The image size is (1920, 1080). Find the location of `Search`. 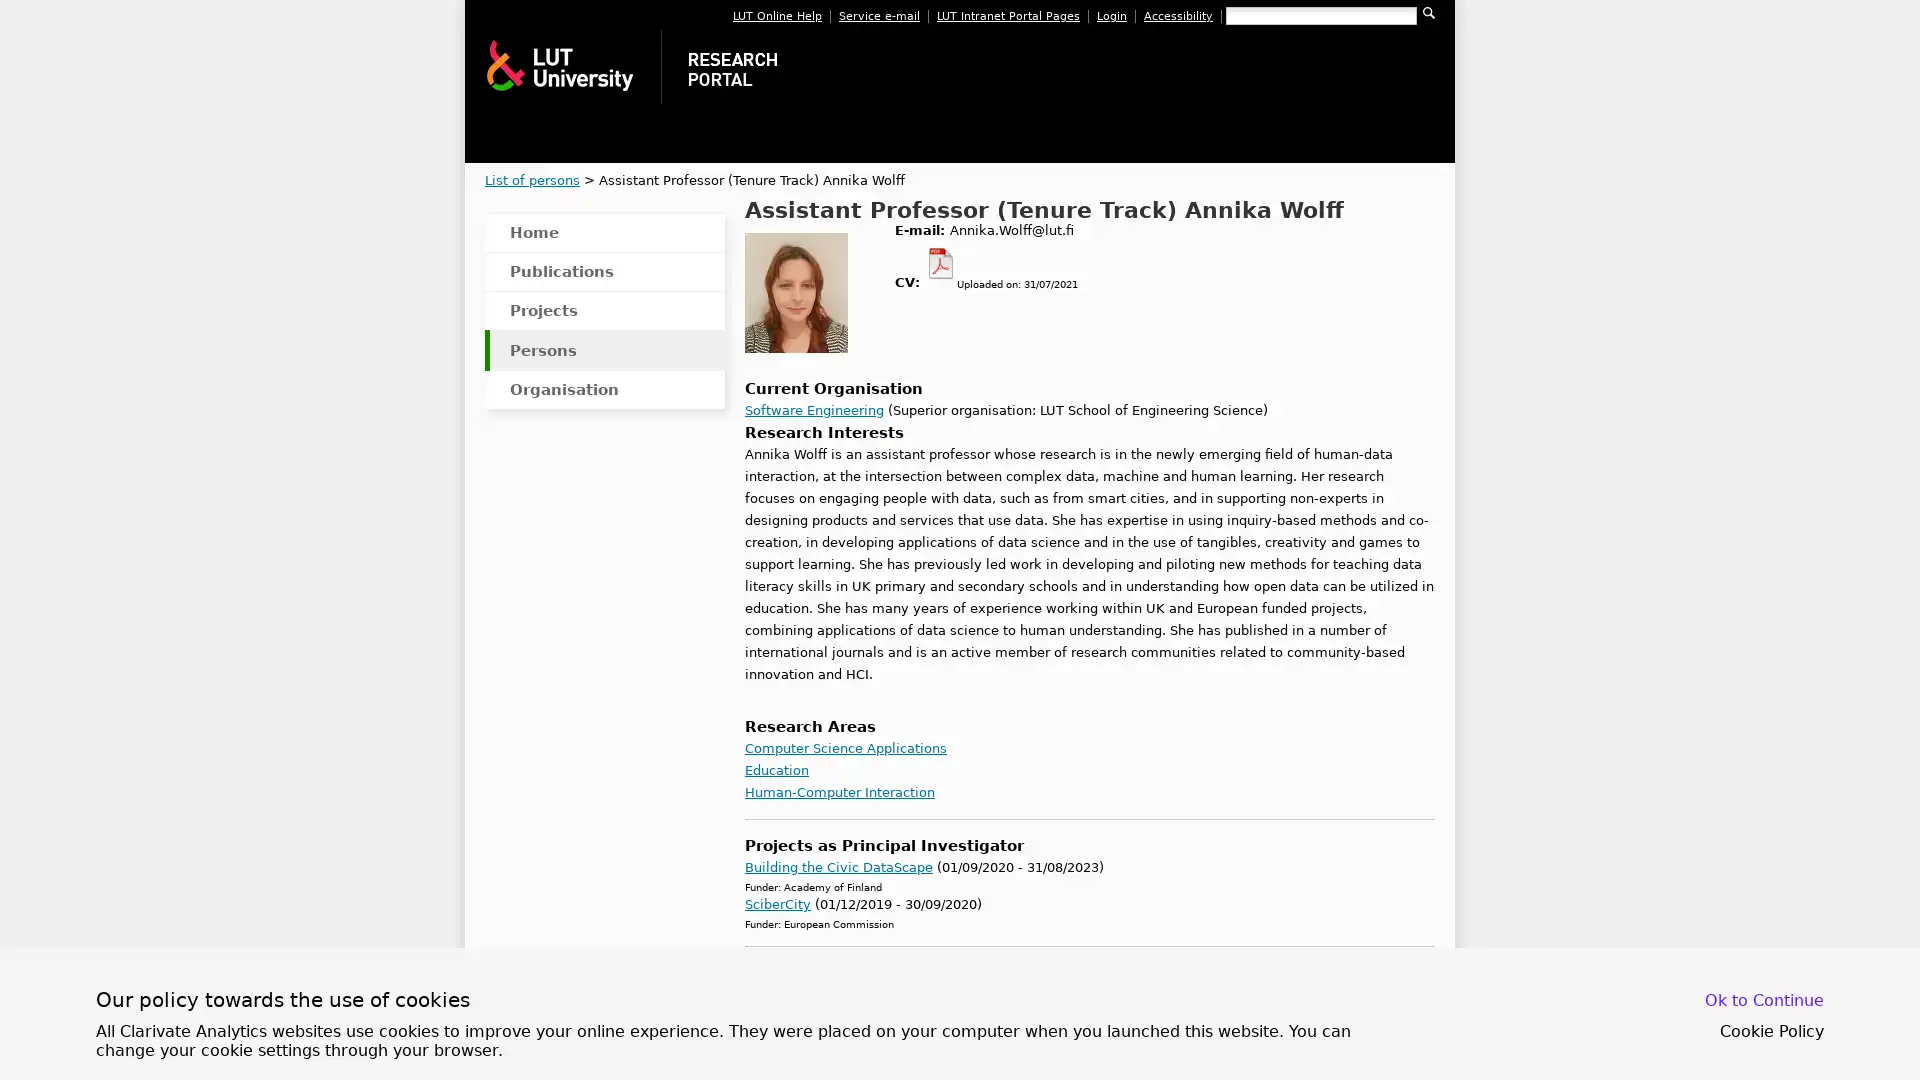

Search is located at coordinates (1428, 12).